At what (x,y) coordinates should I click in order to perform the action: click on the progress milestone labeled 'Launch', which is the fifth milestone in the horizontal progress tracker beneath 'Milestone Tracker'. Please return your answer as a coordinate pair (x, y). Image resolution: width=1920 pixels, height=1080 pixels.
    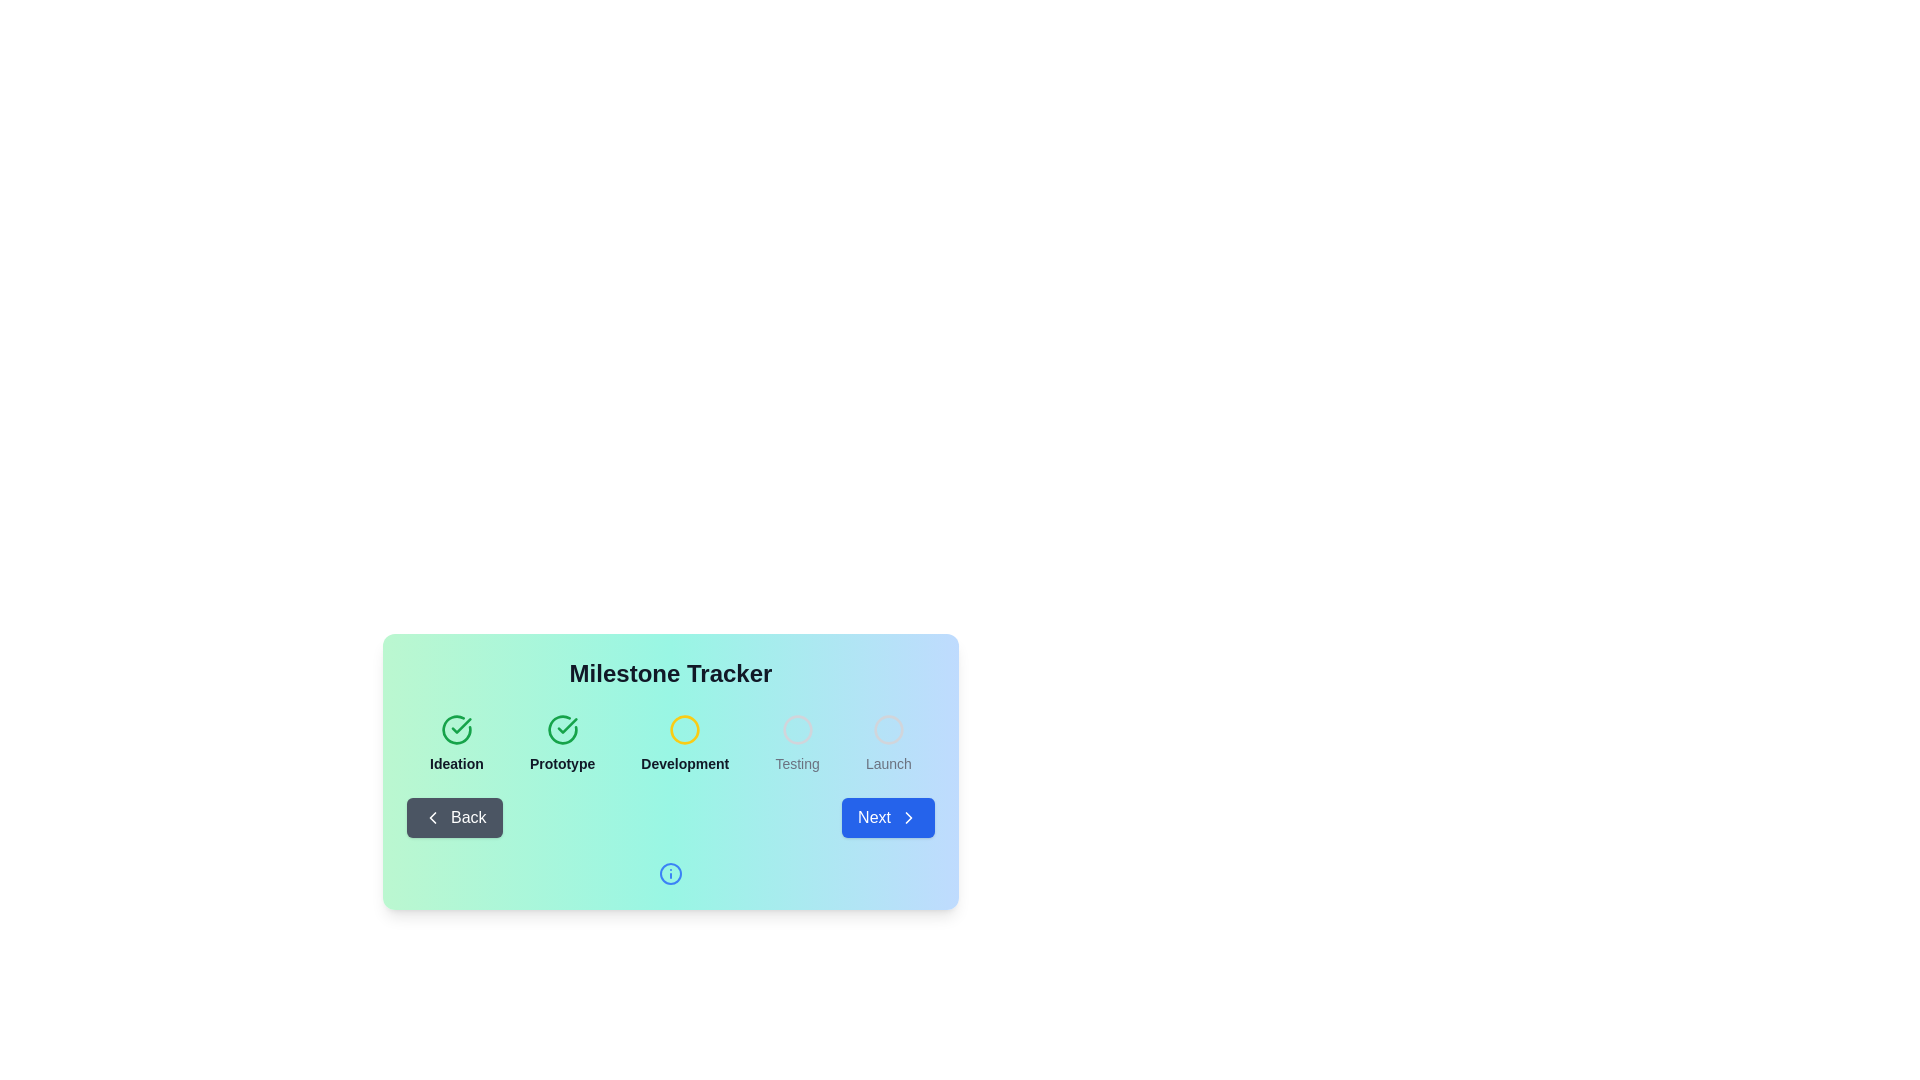
    Looking at the image, I should click on (887, 744).